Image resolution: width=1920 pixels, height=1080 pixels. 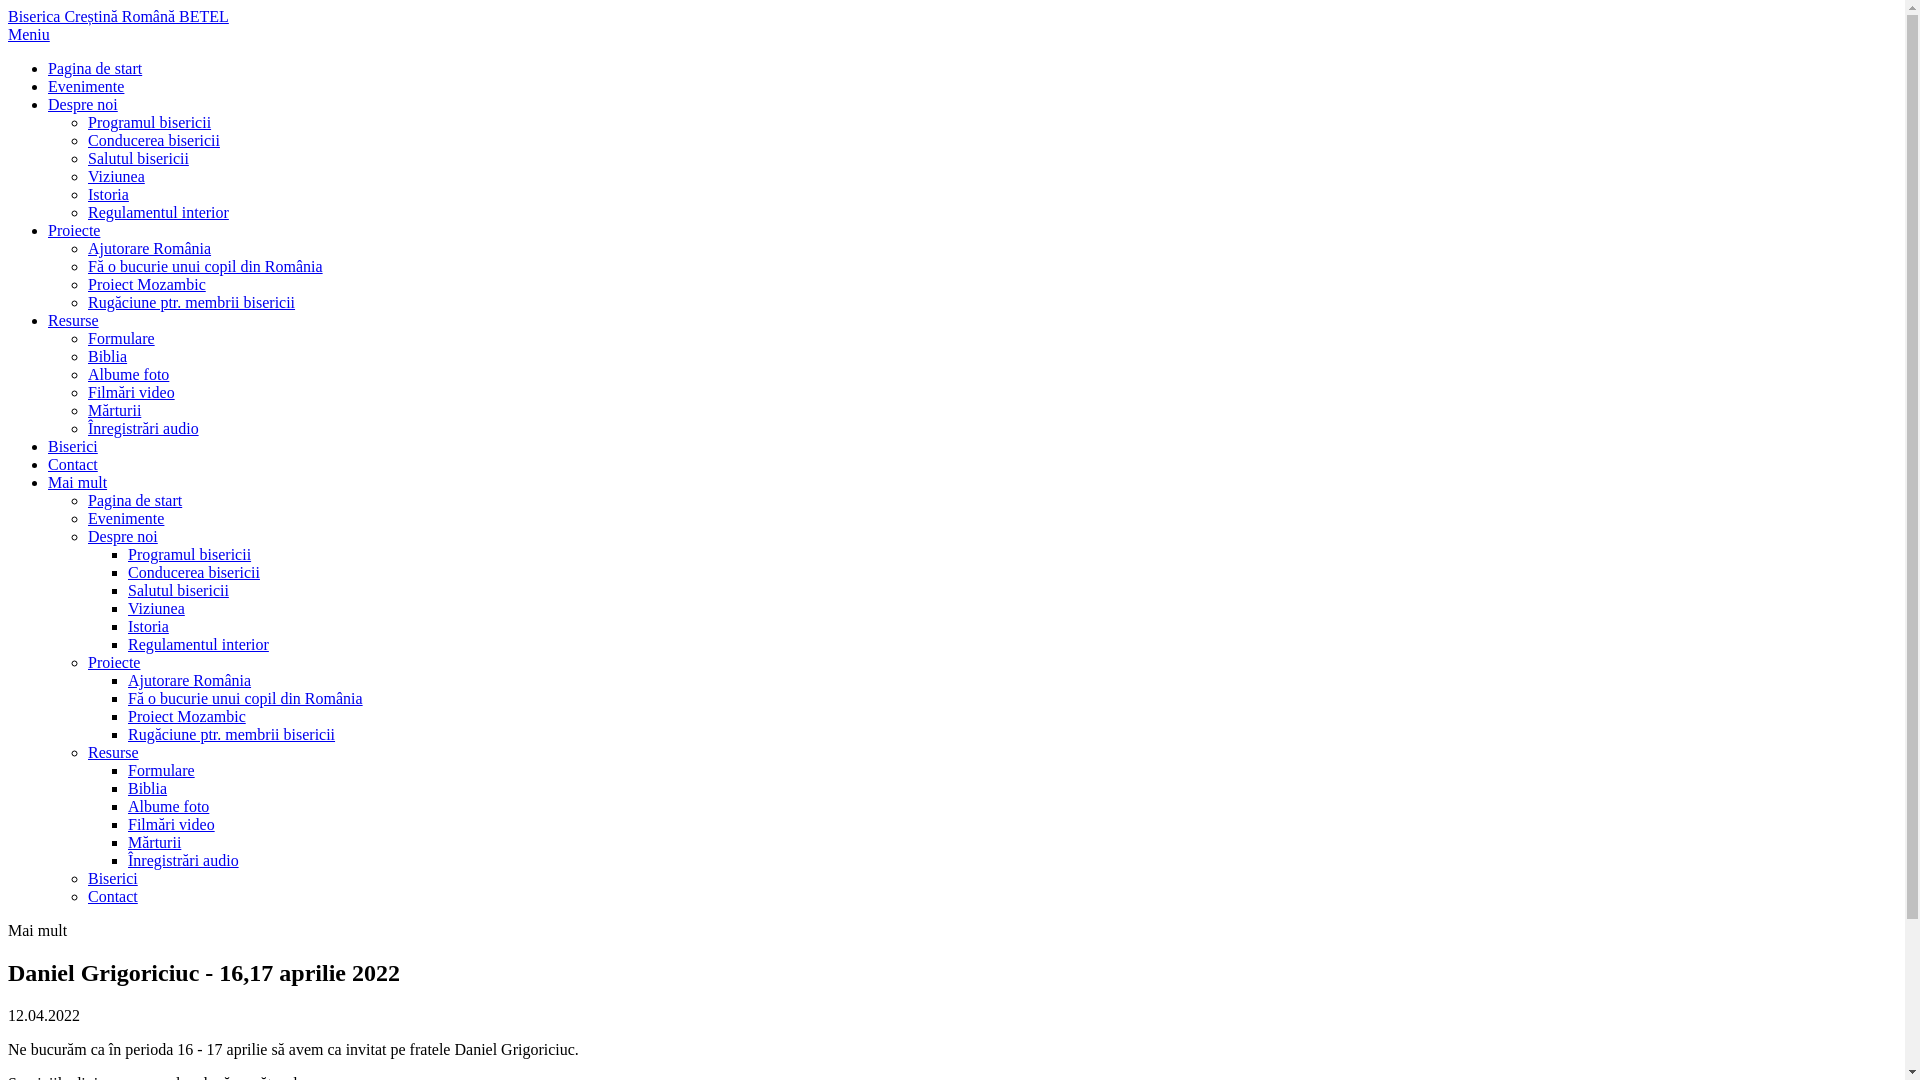 What do you see at coordinates (120, 337) in the screenshot?
I see `'Formulare'` at bounding box center [120, 337].